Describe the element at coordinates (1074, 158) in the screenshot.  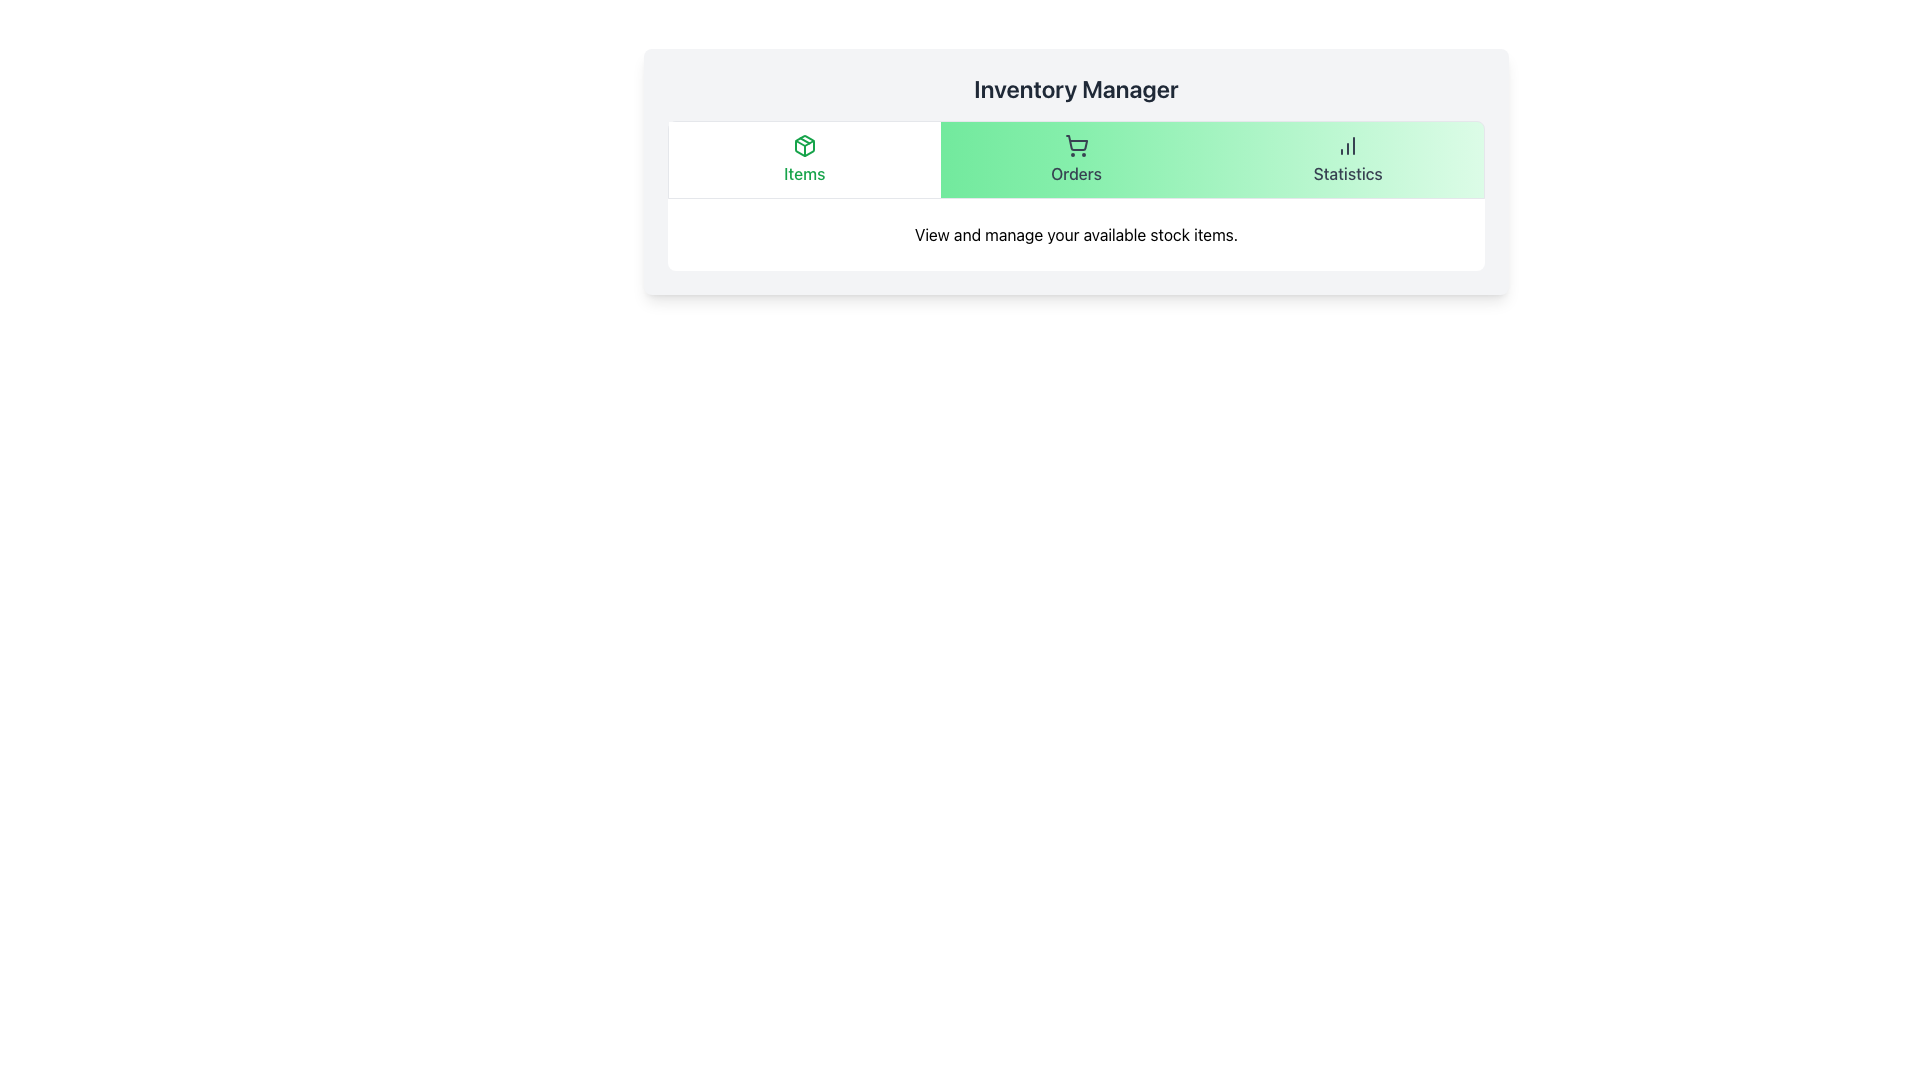
I see `the second button in the 'Inventory Manager' that opens the orders section` at that location.